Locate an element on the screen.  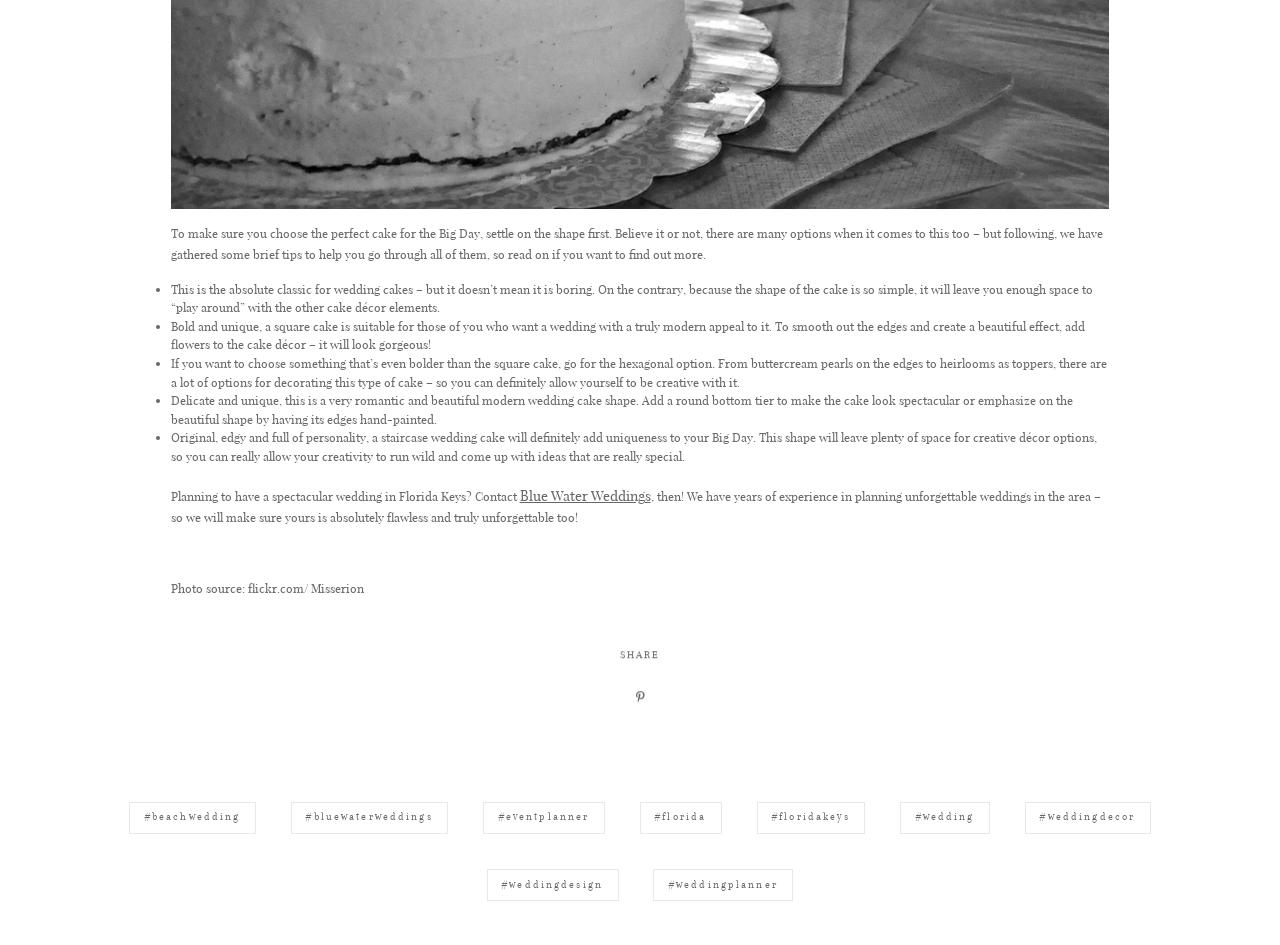
'#florida' is located at coordinates (680, 908).